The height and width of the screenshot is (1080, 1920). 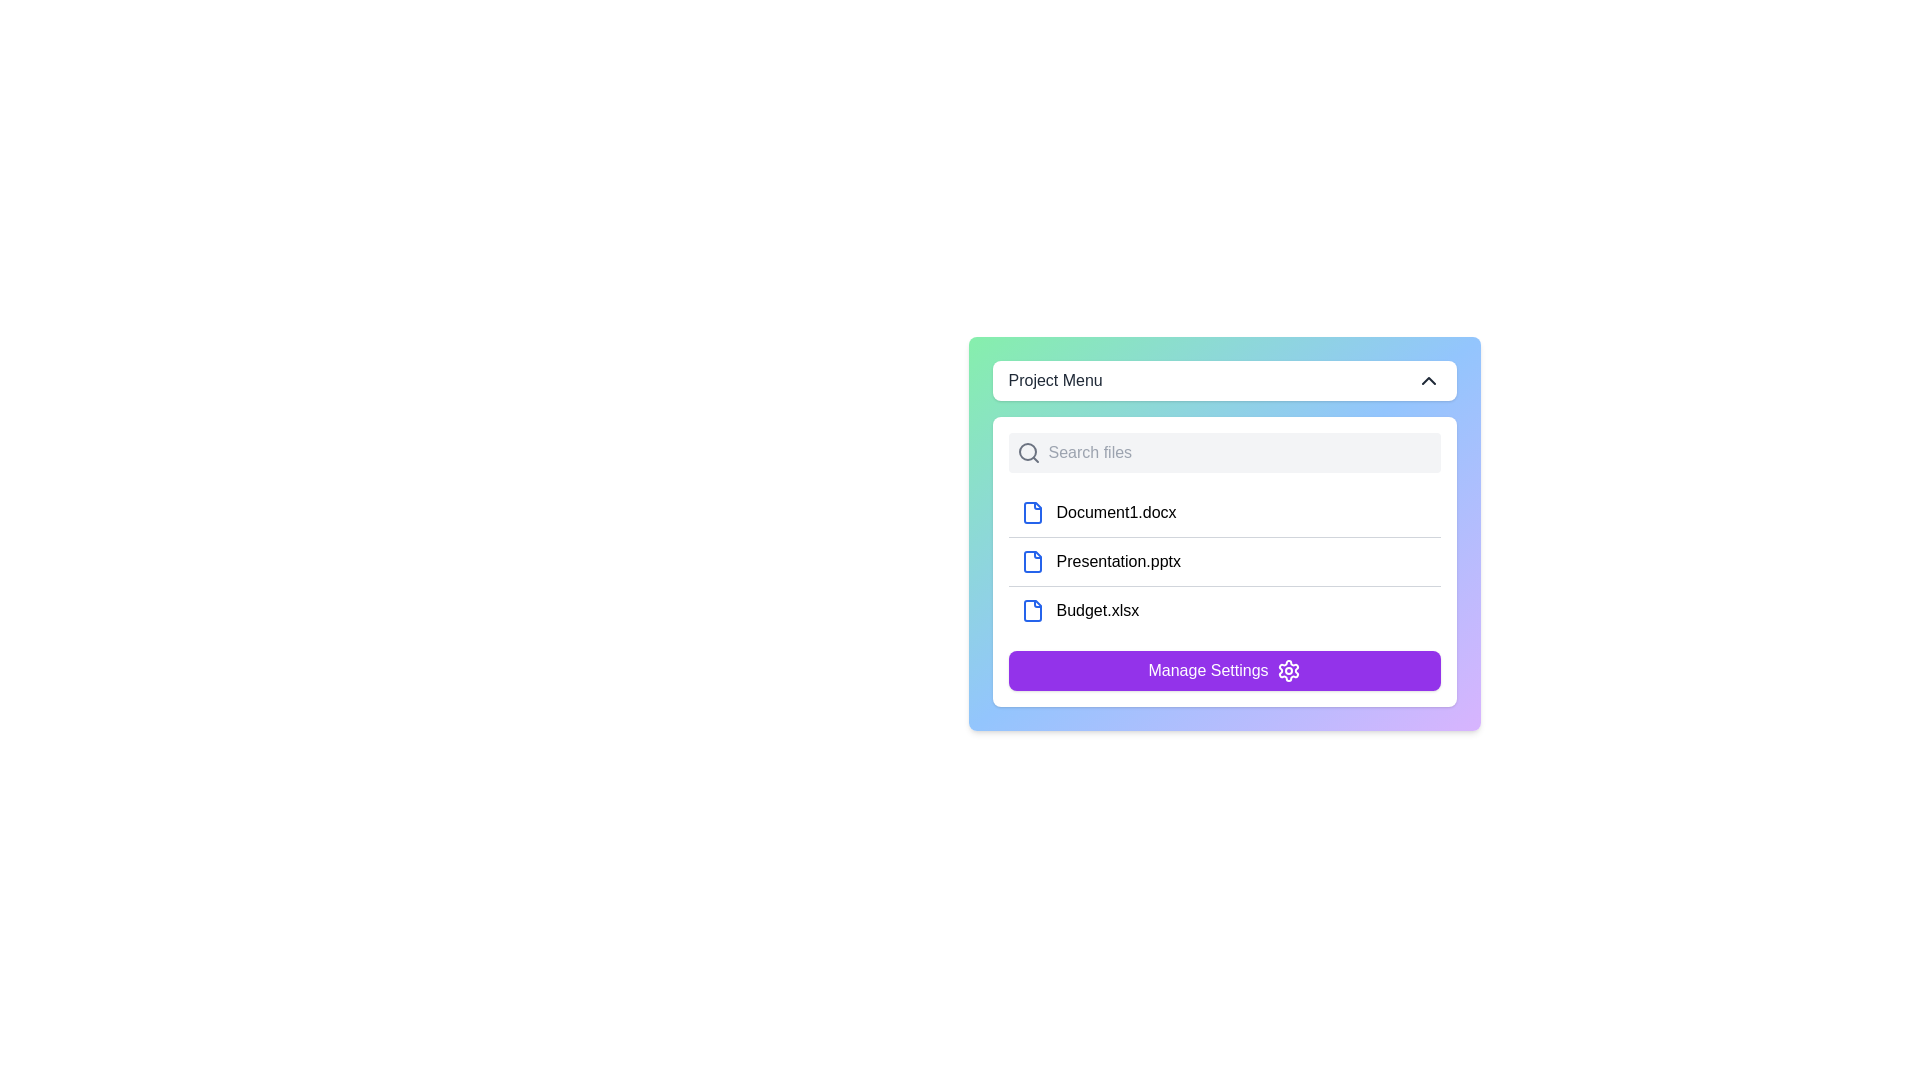 What do you see at coordinates (1223, 671) in the screenshot?
I see `the 'Manage Settings' button with a vibrant purple background and a gear icon` at bounding box center [1223, 671].